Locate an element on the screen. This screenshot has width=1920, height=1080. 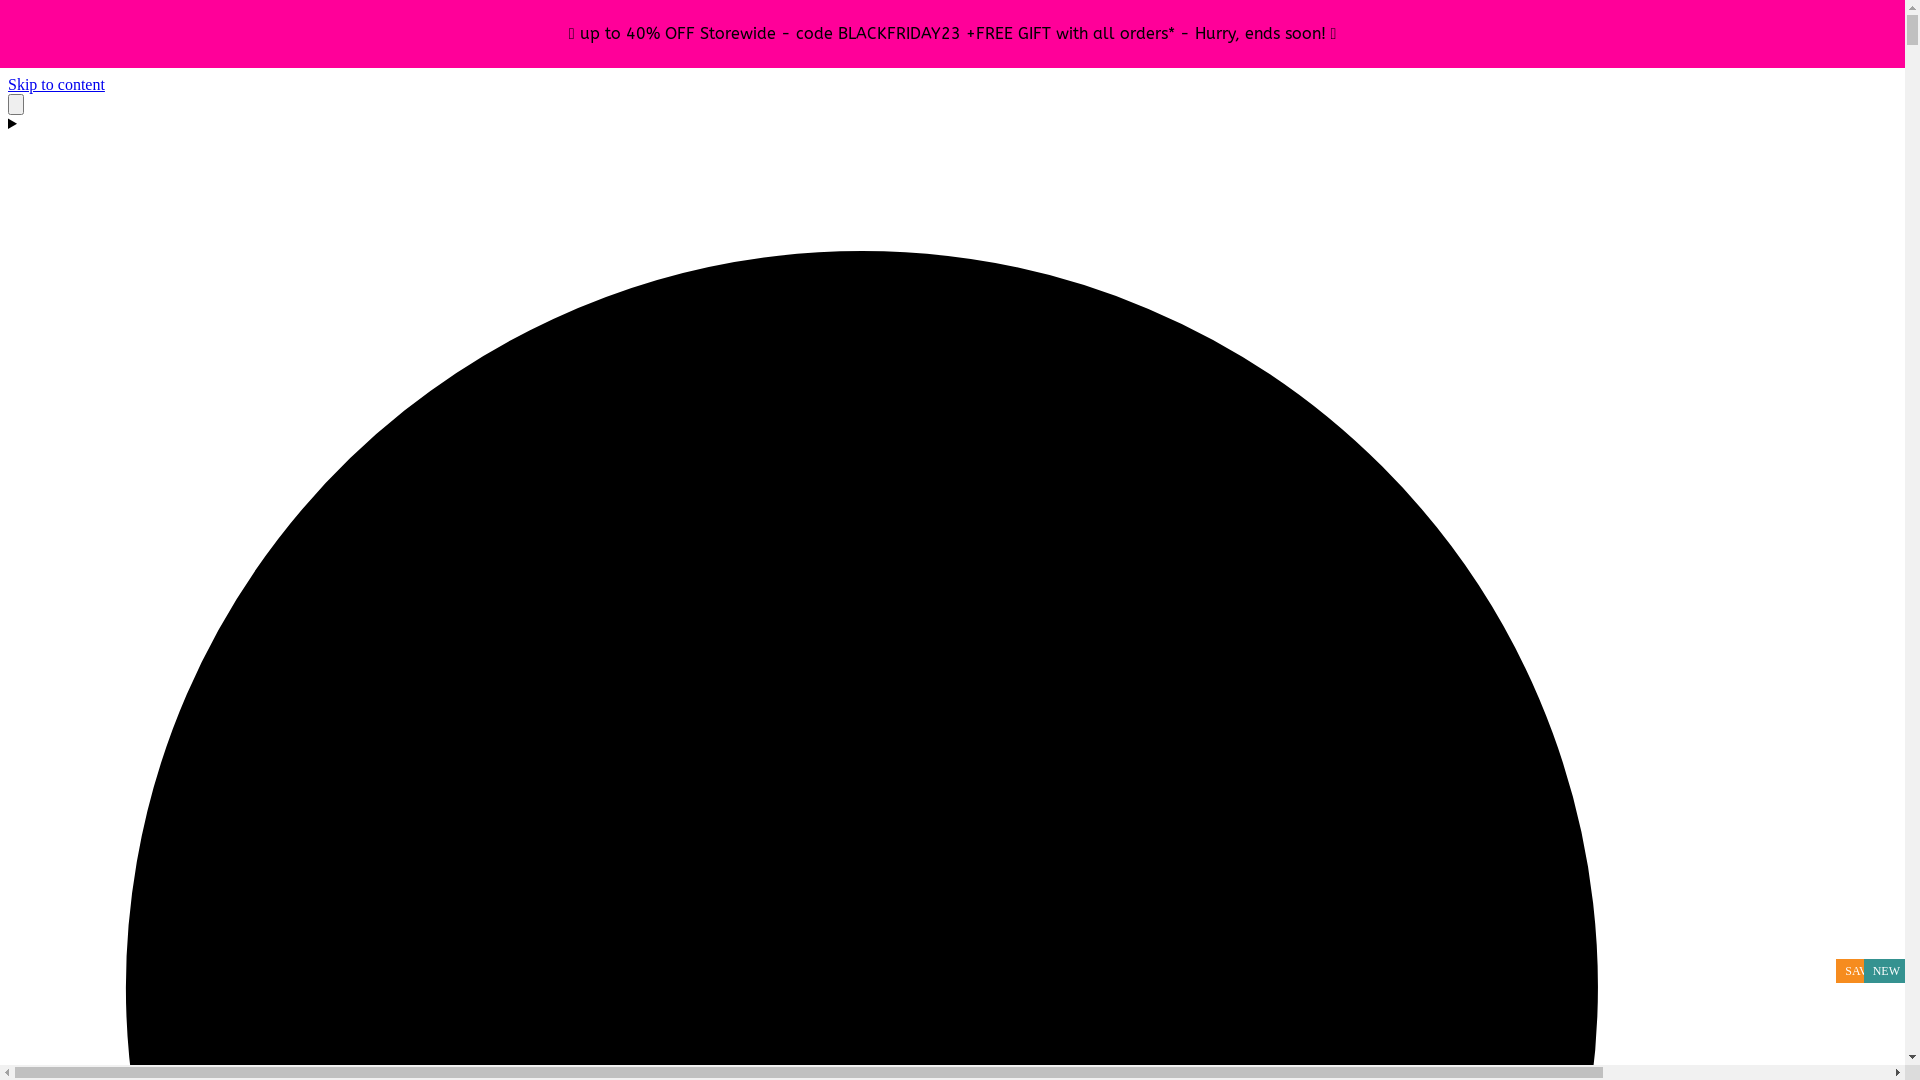
'Skip to content' is located at coordinates (56, 83).